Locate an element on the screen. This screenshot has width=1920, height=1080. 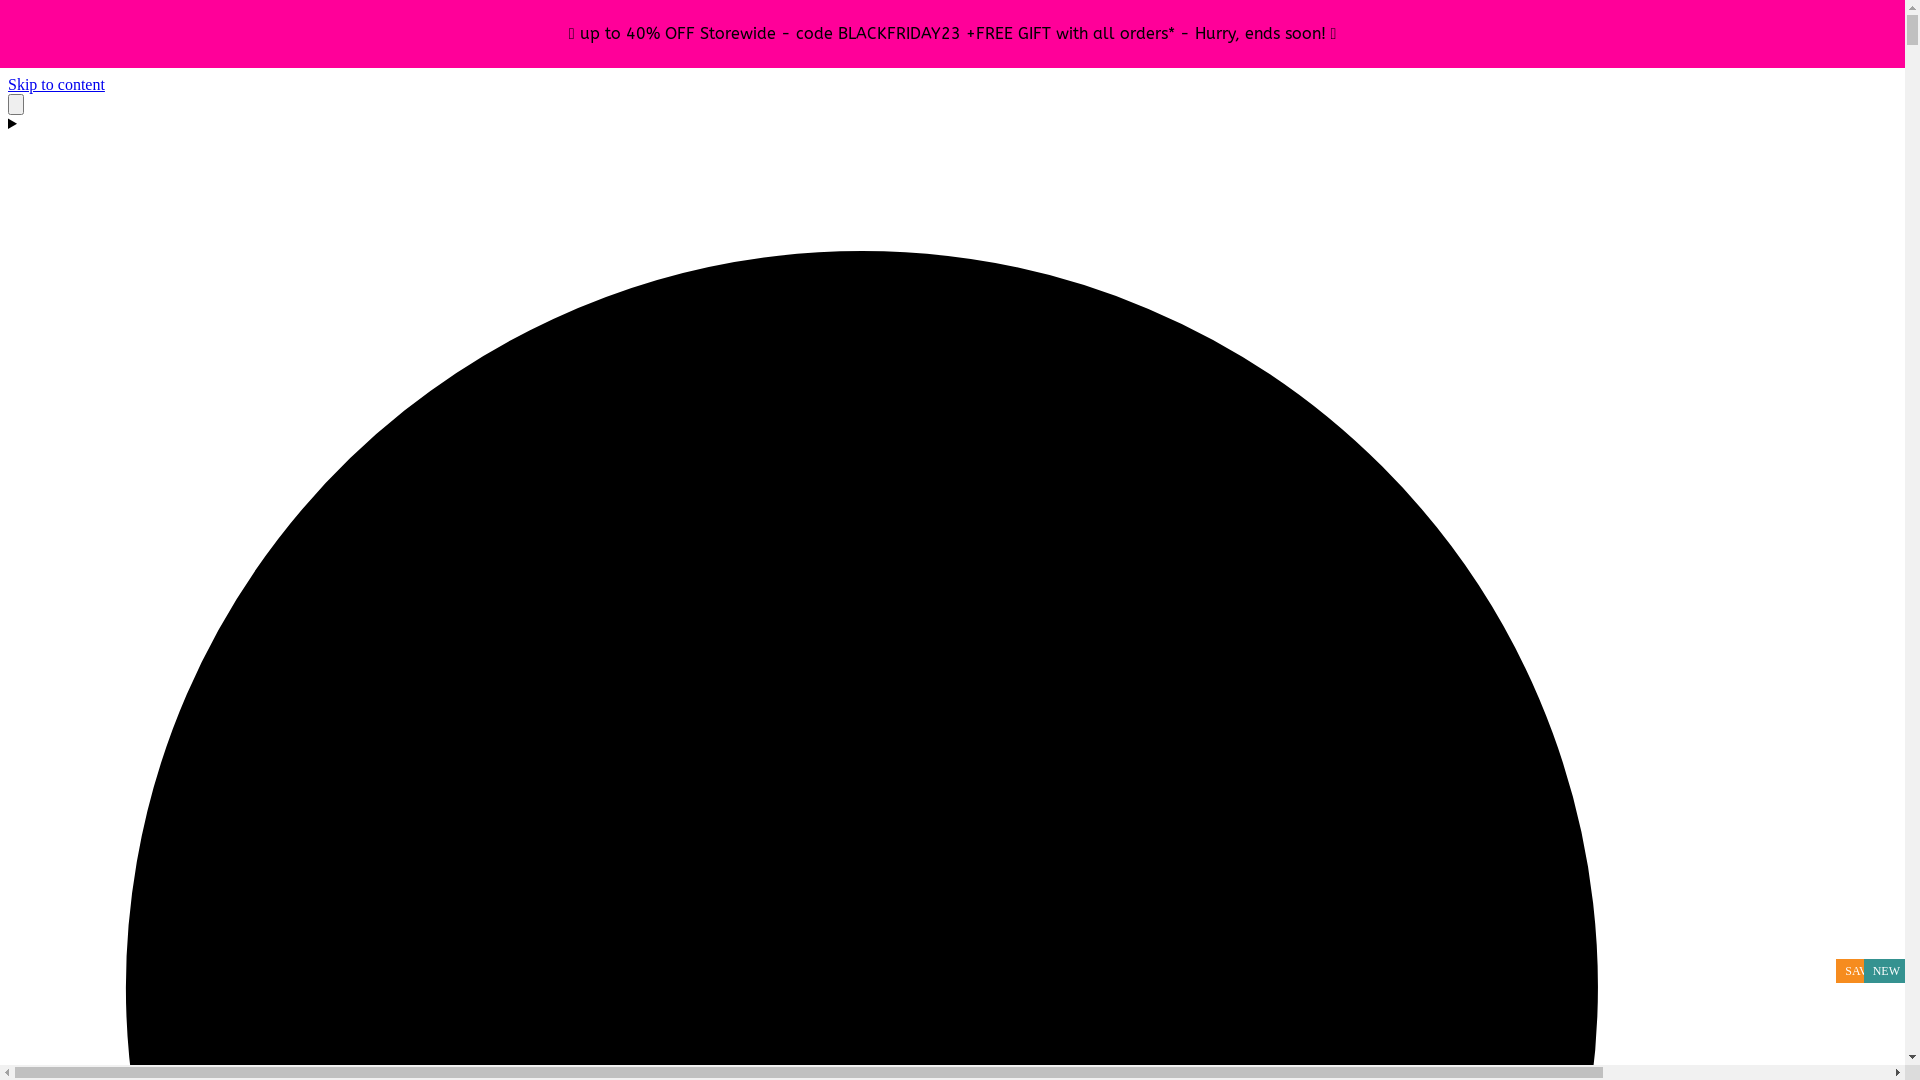
'Skip to content' is located at coordinates (56, 83).